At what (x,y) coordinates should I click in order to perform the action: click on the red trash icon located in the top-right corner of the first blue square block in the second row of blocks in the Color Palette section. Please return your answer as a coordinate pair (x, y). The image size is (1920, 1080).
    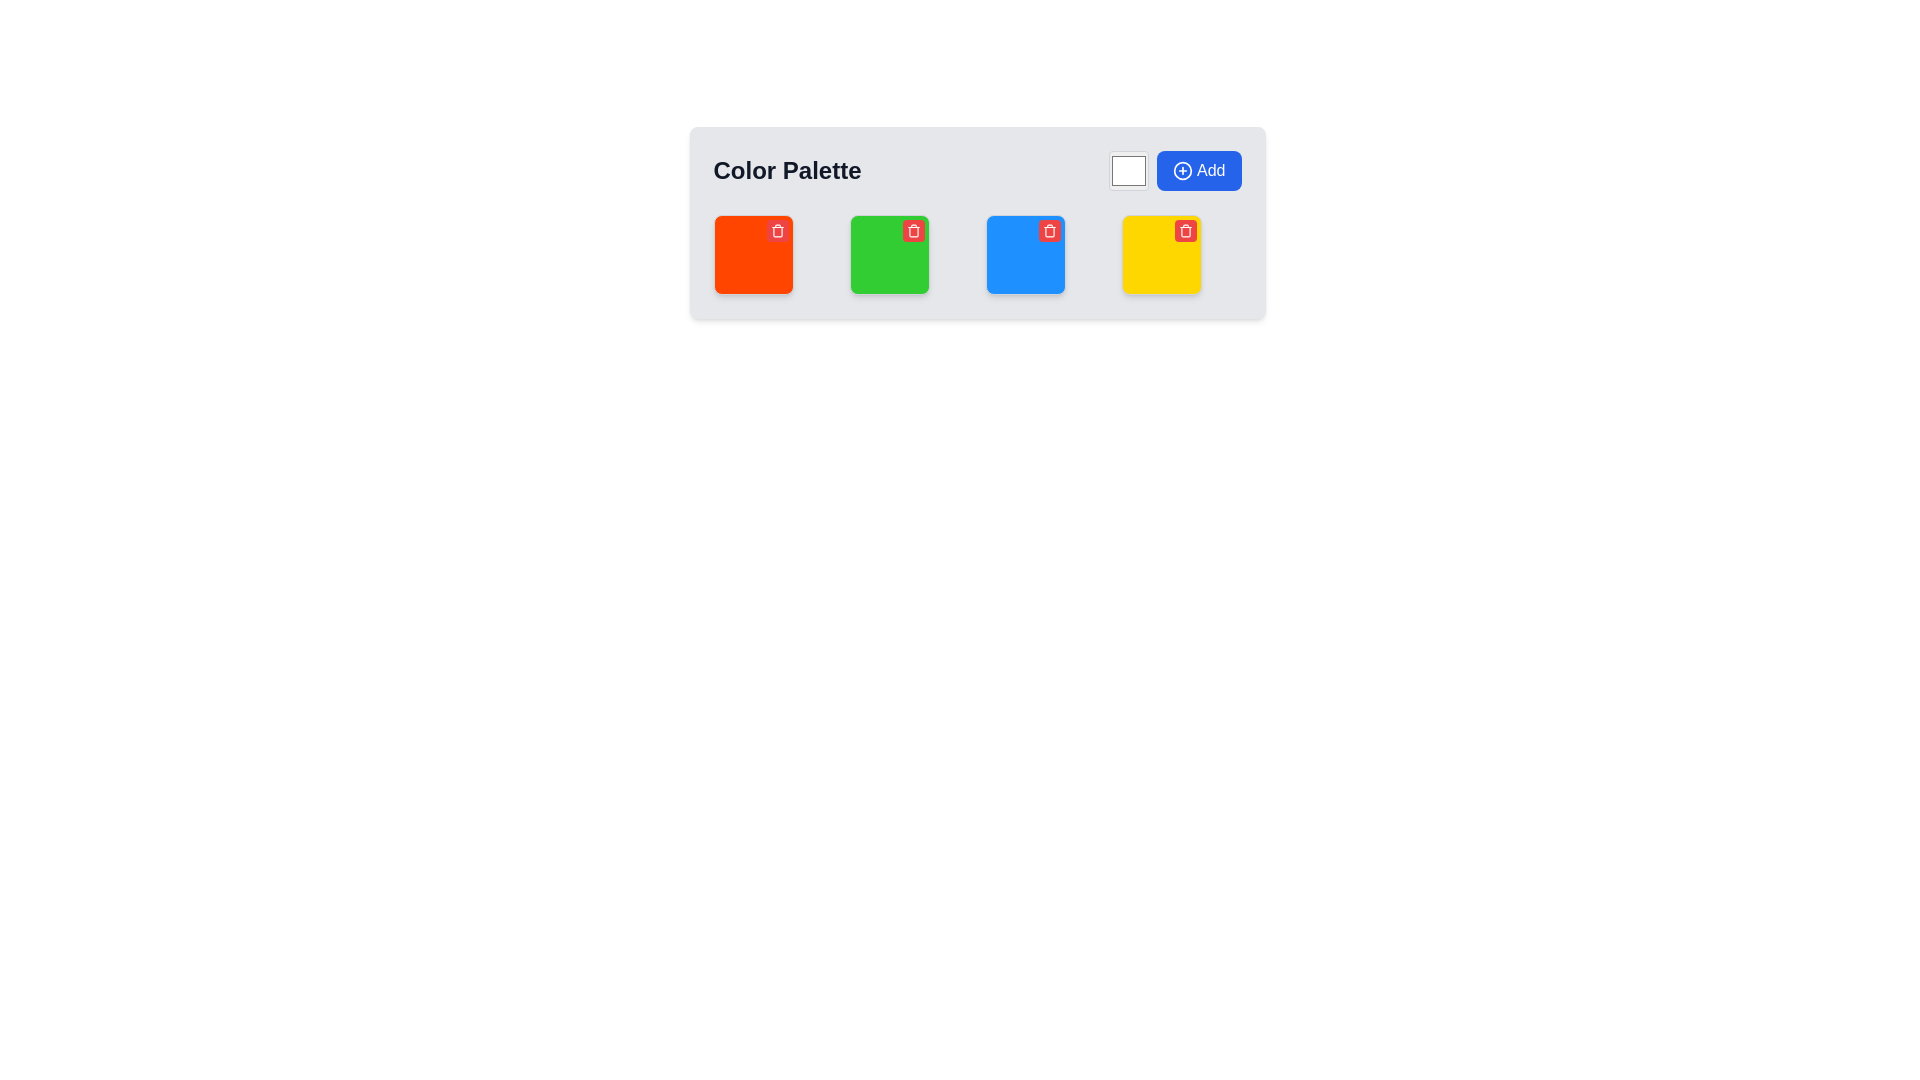
    Looking at the image, I should click on (1048, 230).